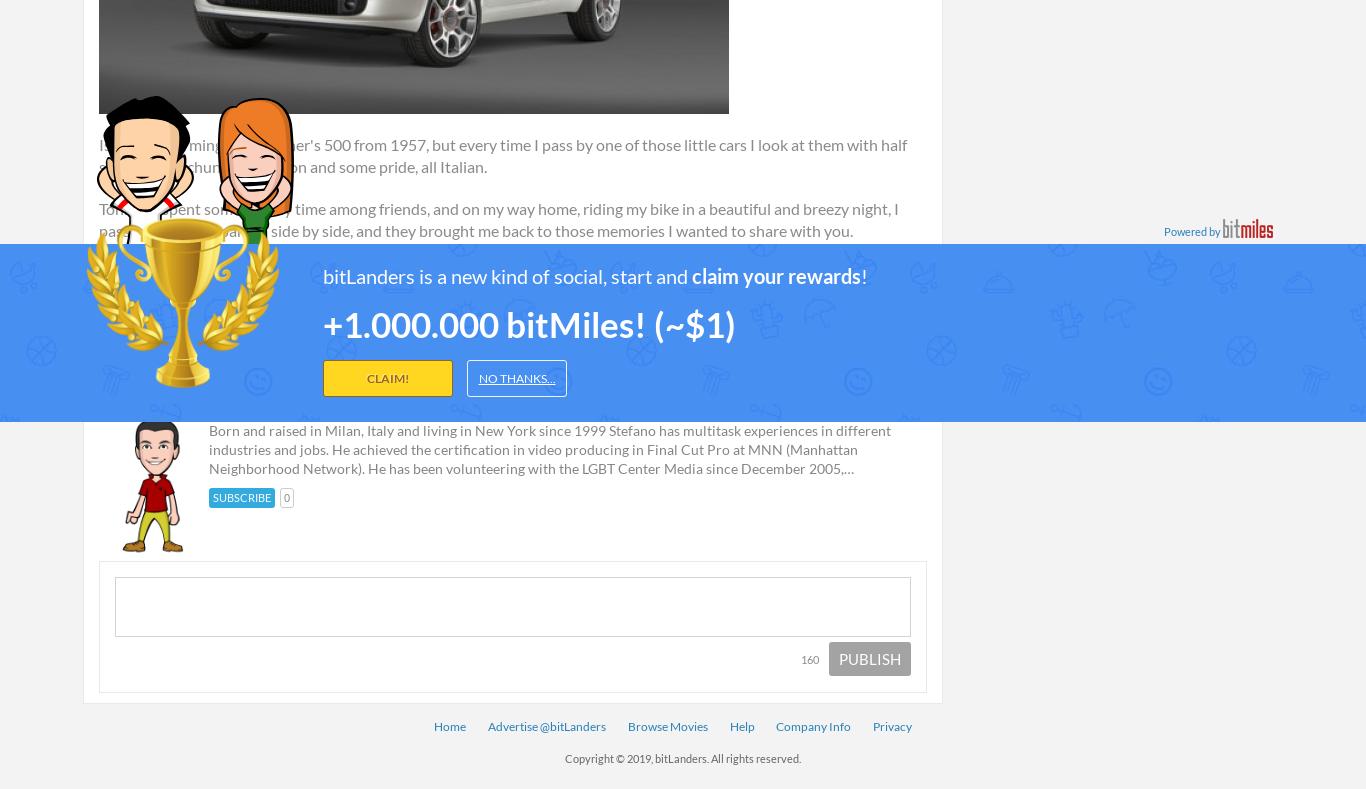 This screenshot has width=1366, height=789. I want to click on '#cinquecento', so click(650, 291).